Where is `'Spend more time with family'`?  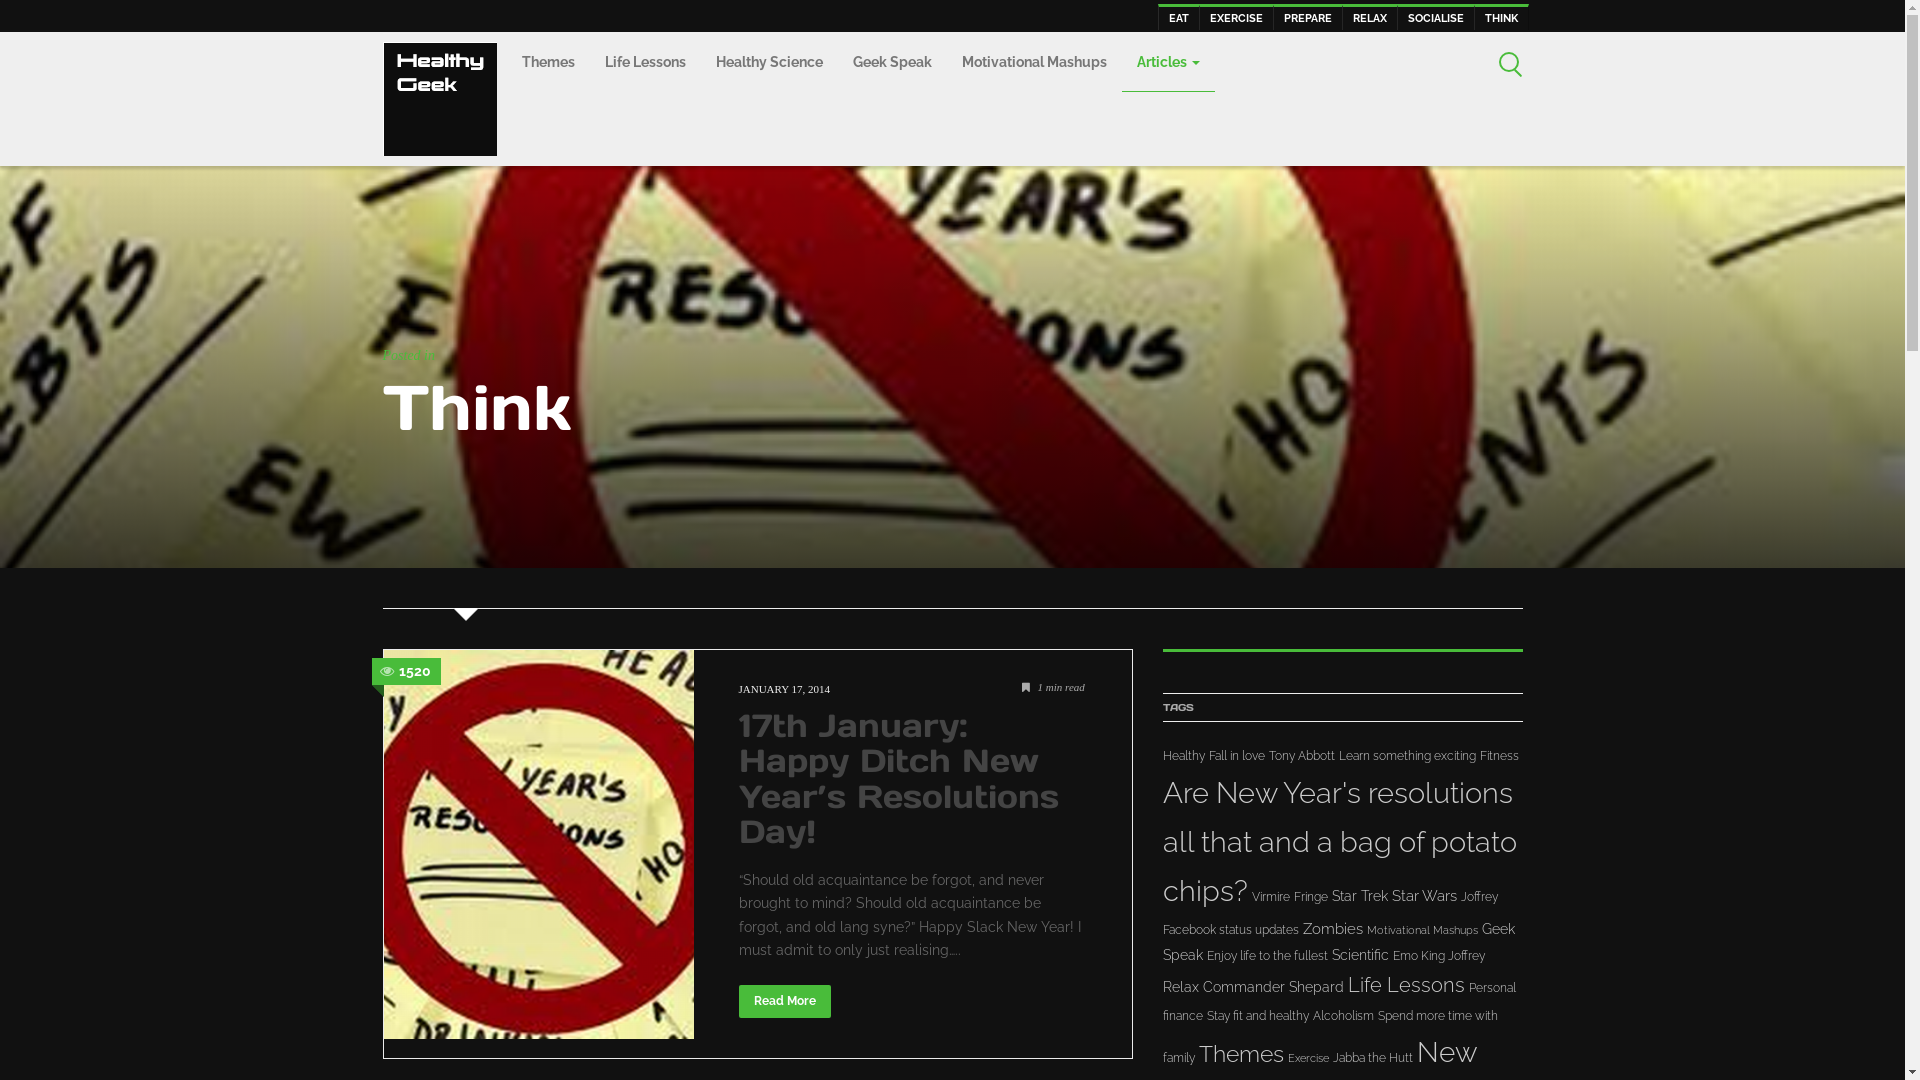
'Spend more time with family' is located at coordinates (1329, 1036).